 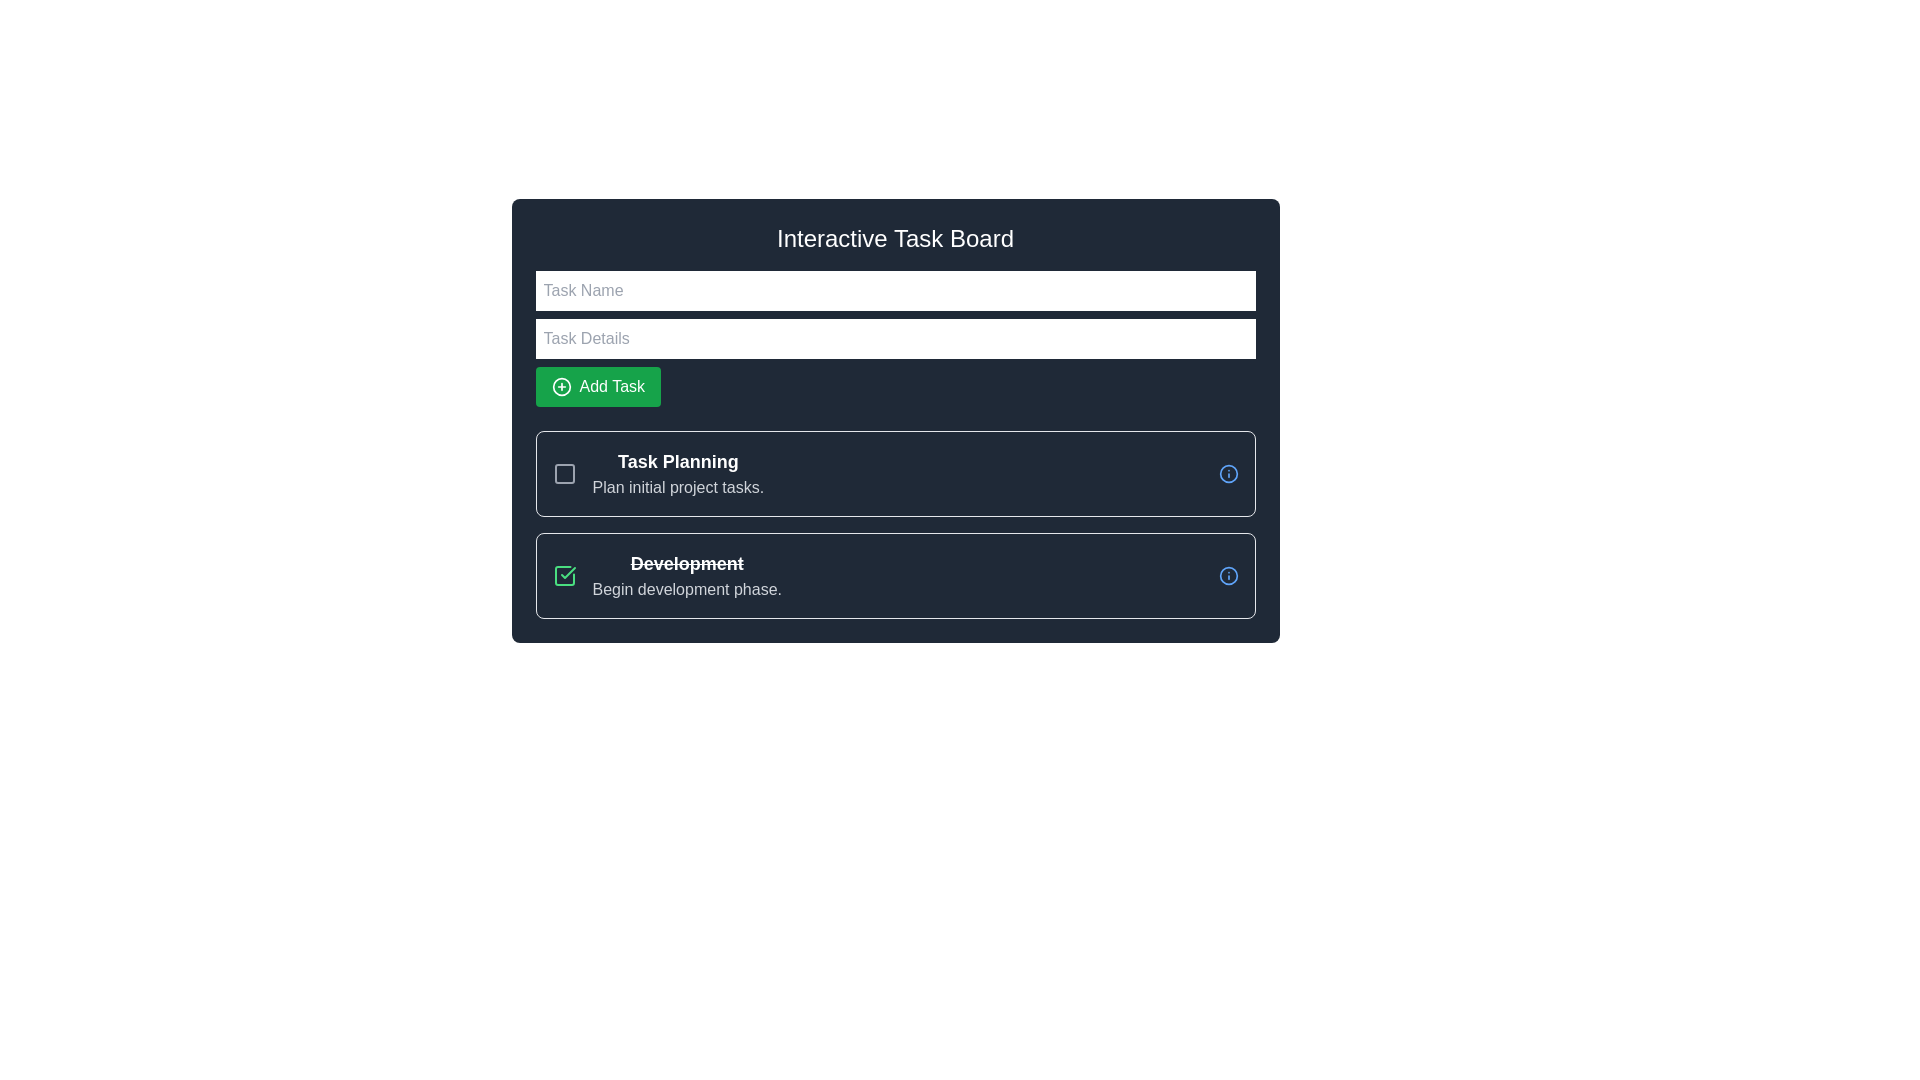 I want to click on the circular interactive button with a blue outline, located at the right edge of the 'Task Planning' task box, so click(x=1227, y=474).